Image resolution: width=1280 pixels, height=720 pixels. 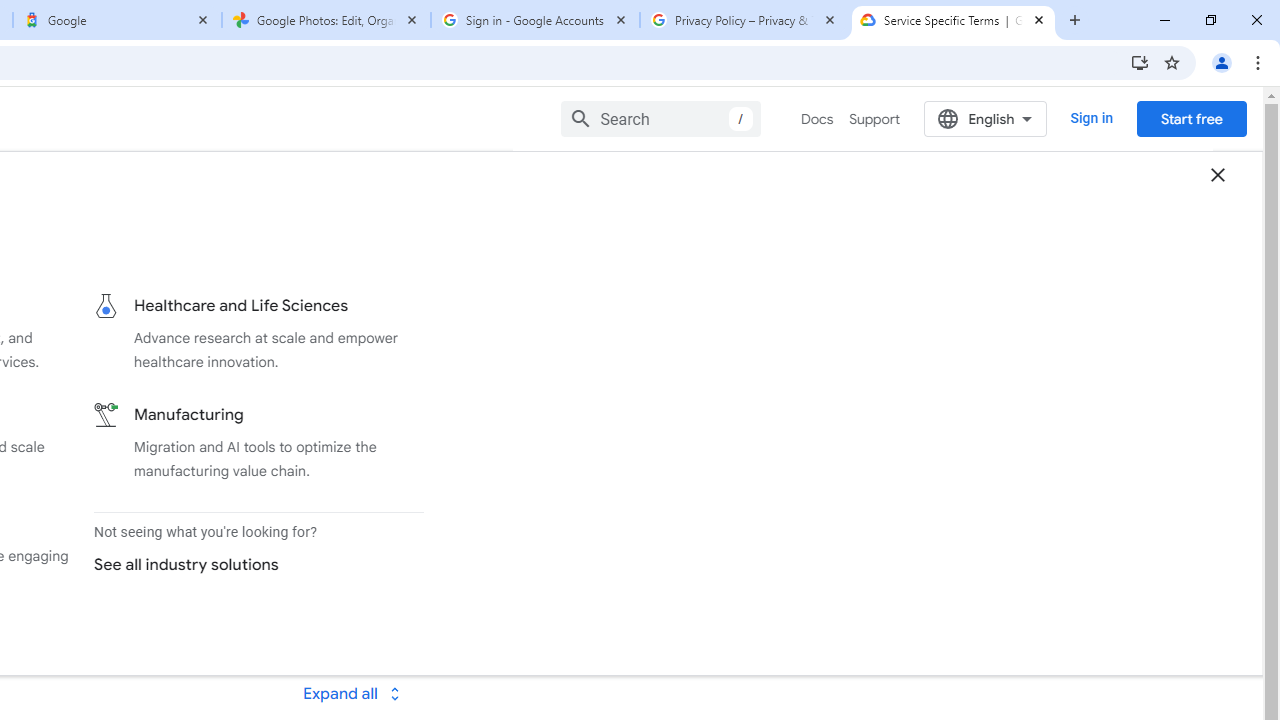 What do you see at coordinates (817, 119) in the screenshot?
I see `'Docs'` at bounding box center [817, 119].